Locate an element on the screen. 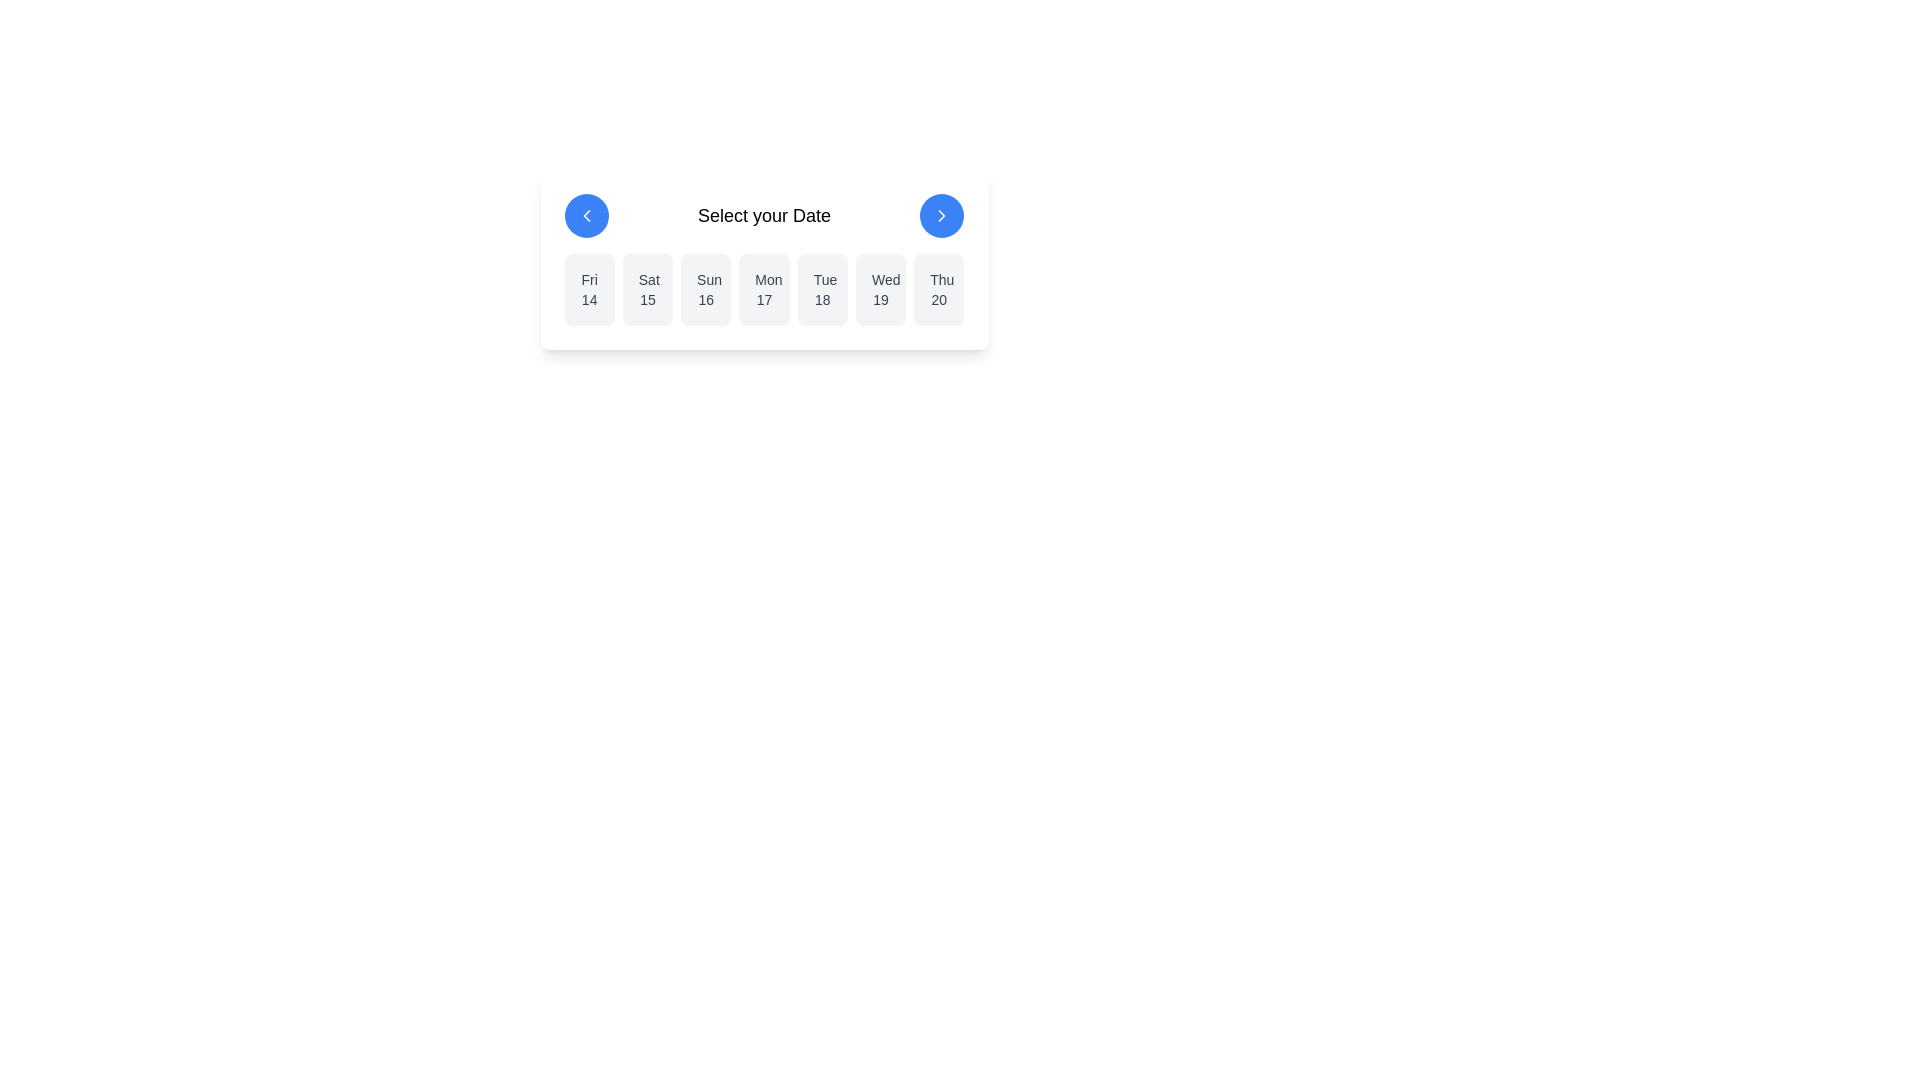 The image size is (1920, 1080). the header label indicating the purpose of the date selection module, located at the center of the date selection interface is located at coordinates (763, 216).